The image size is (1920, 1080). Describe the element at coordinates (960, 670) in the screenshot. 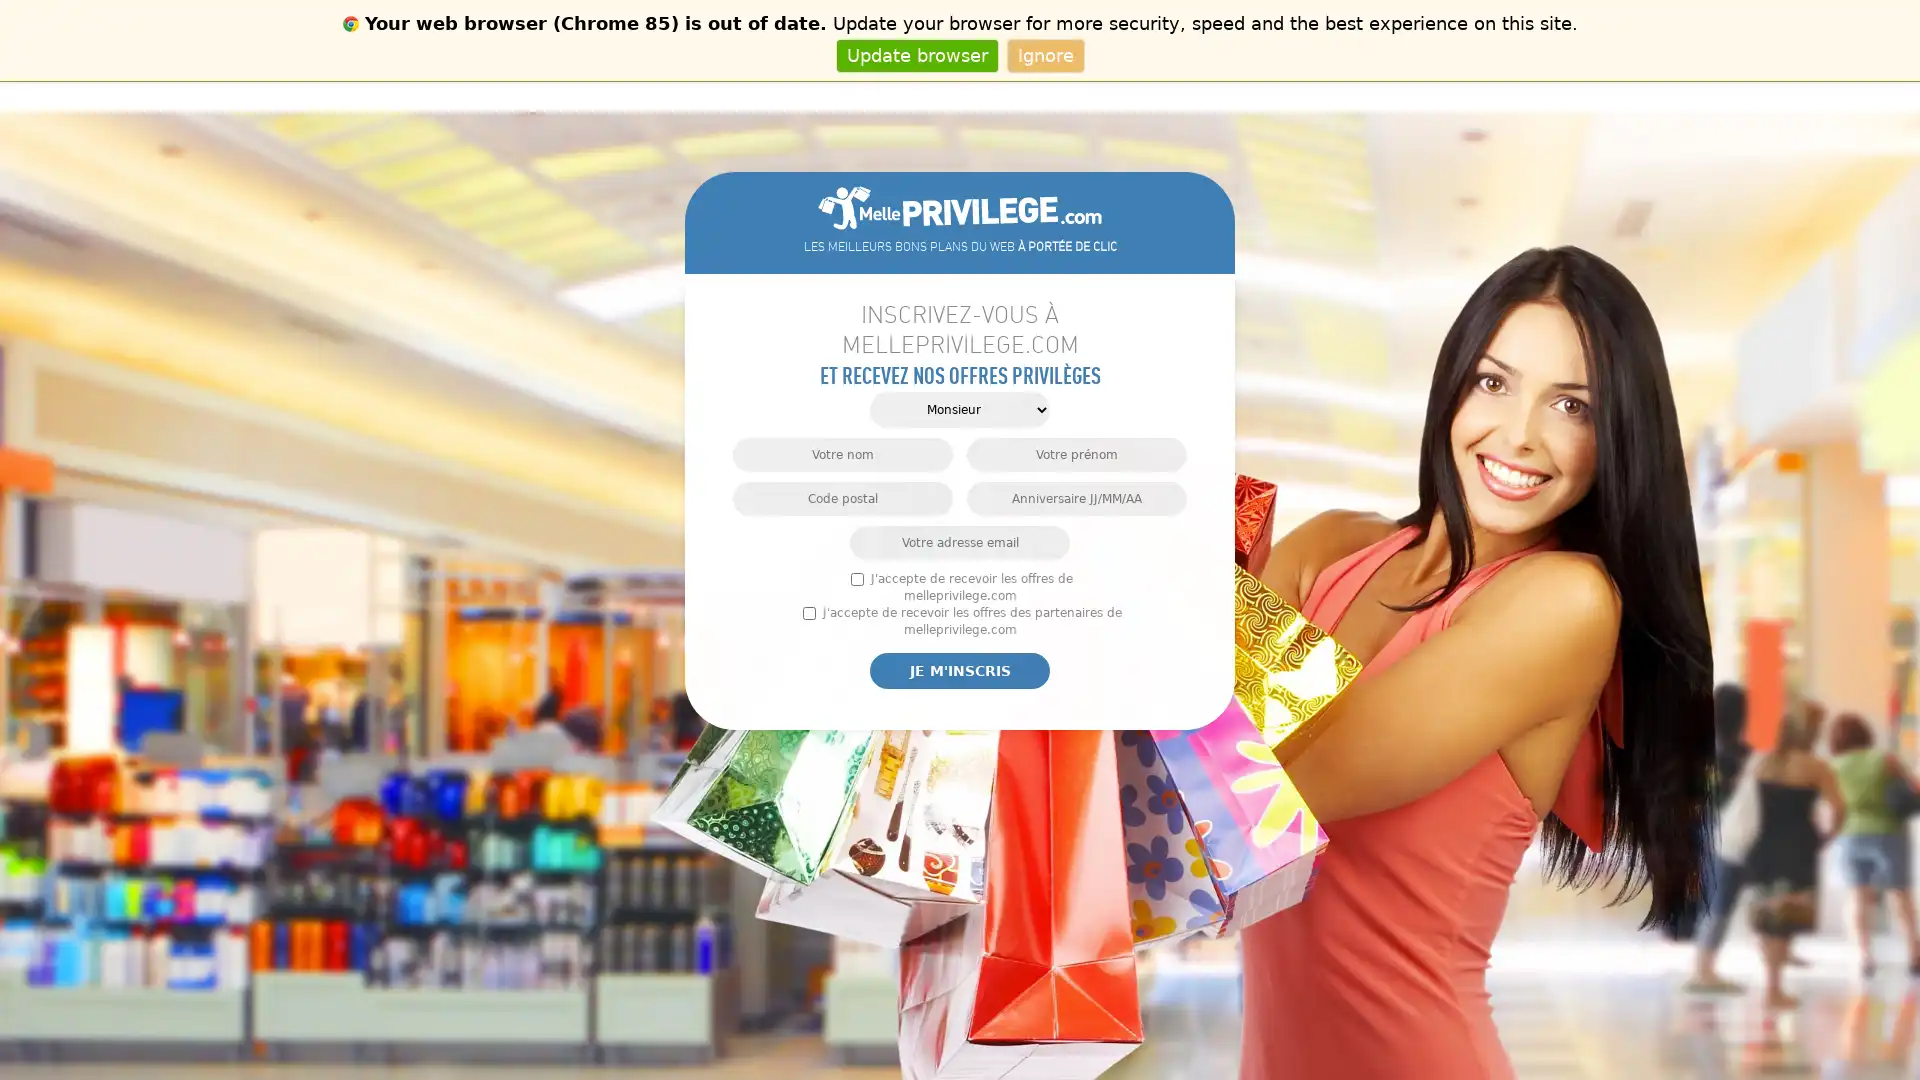

I see `Je m'inscris` at that location.